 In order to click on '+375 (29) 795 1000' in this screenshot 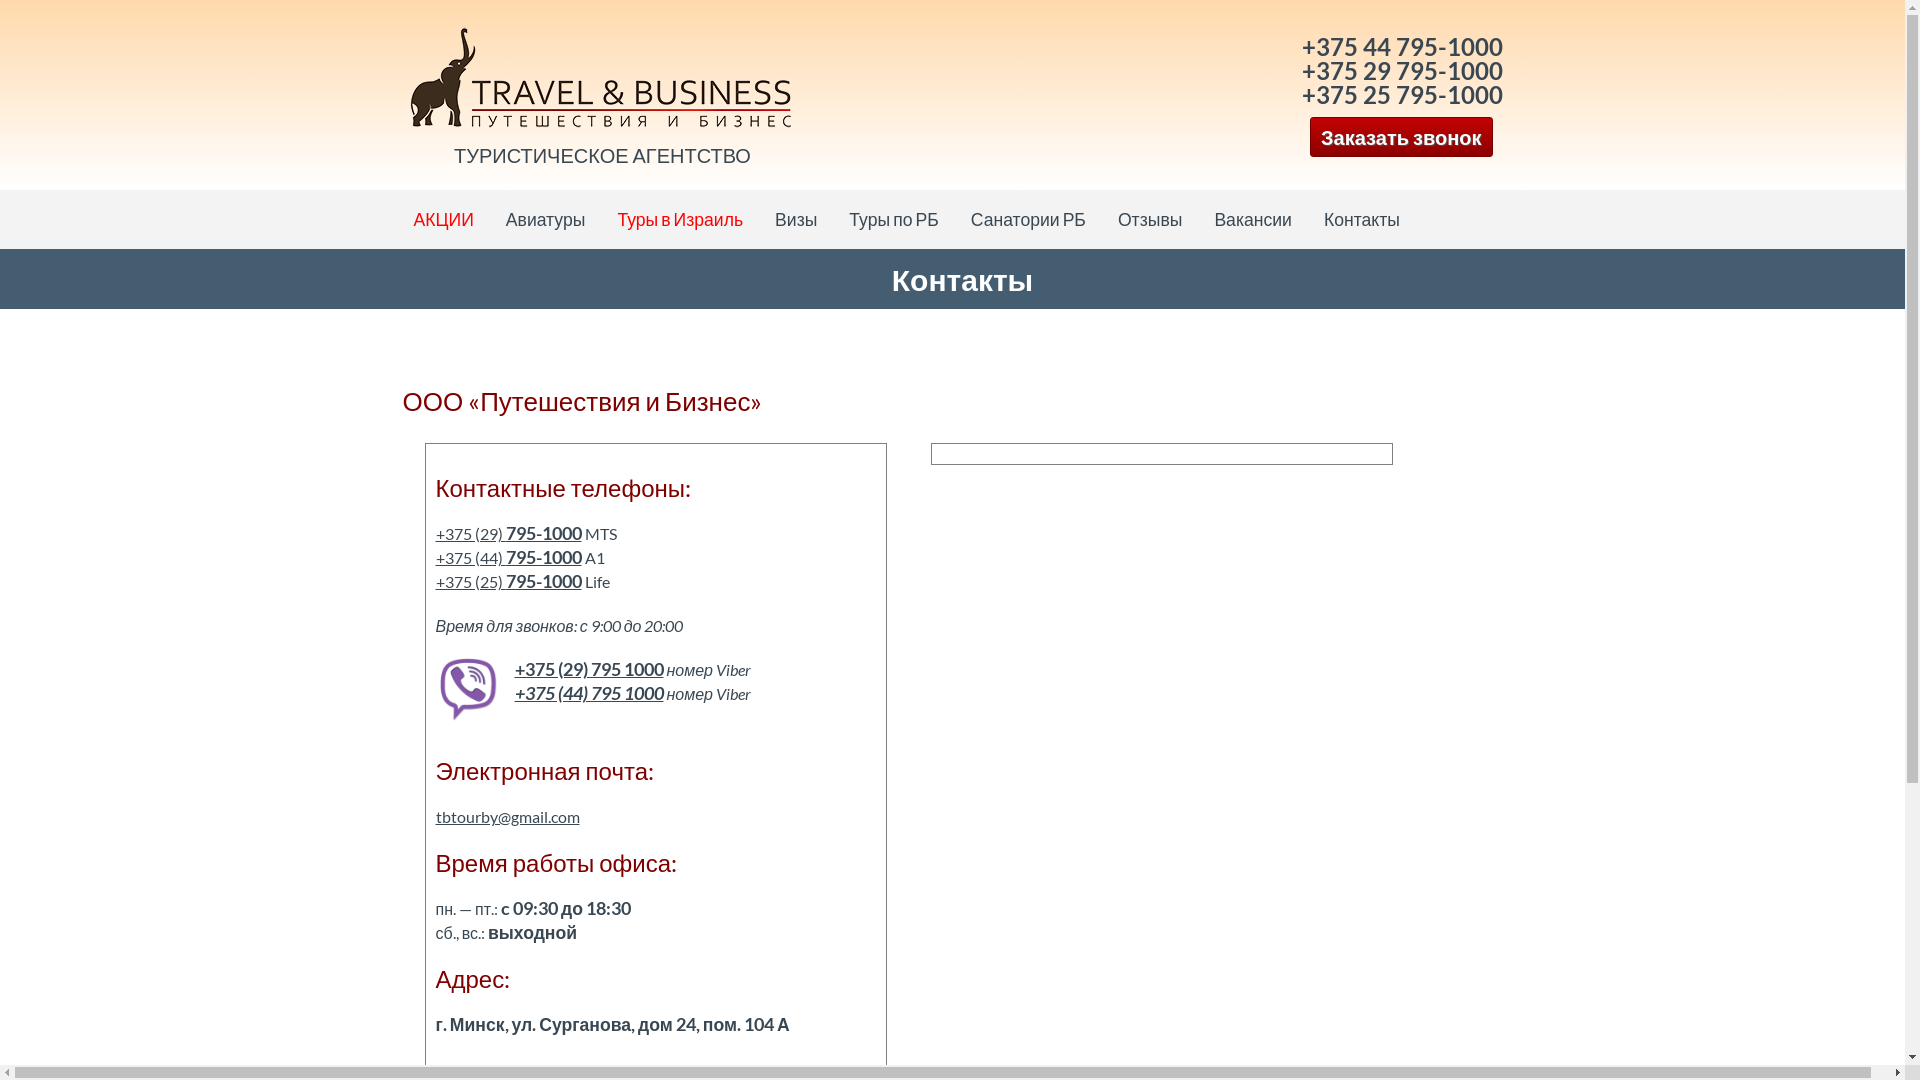, I will do `click(587, 669)`.